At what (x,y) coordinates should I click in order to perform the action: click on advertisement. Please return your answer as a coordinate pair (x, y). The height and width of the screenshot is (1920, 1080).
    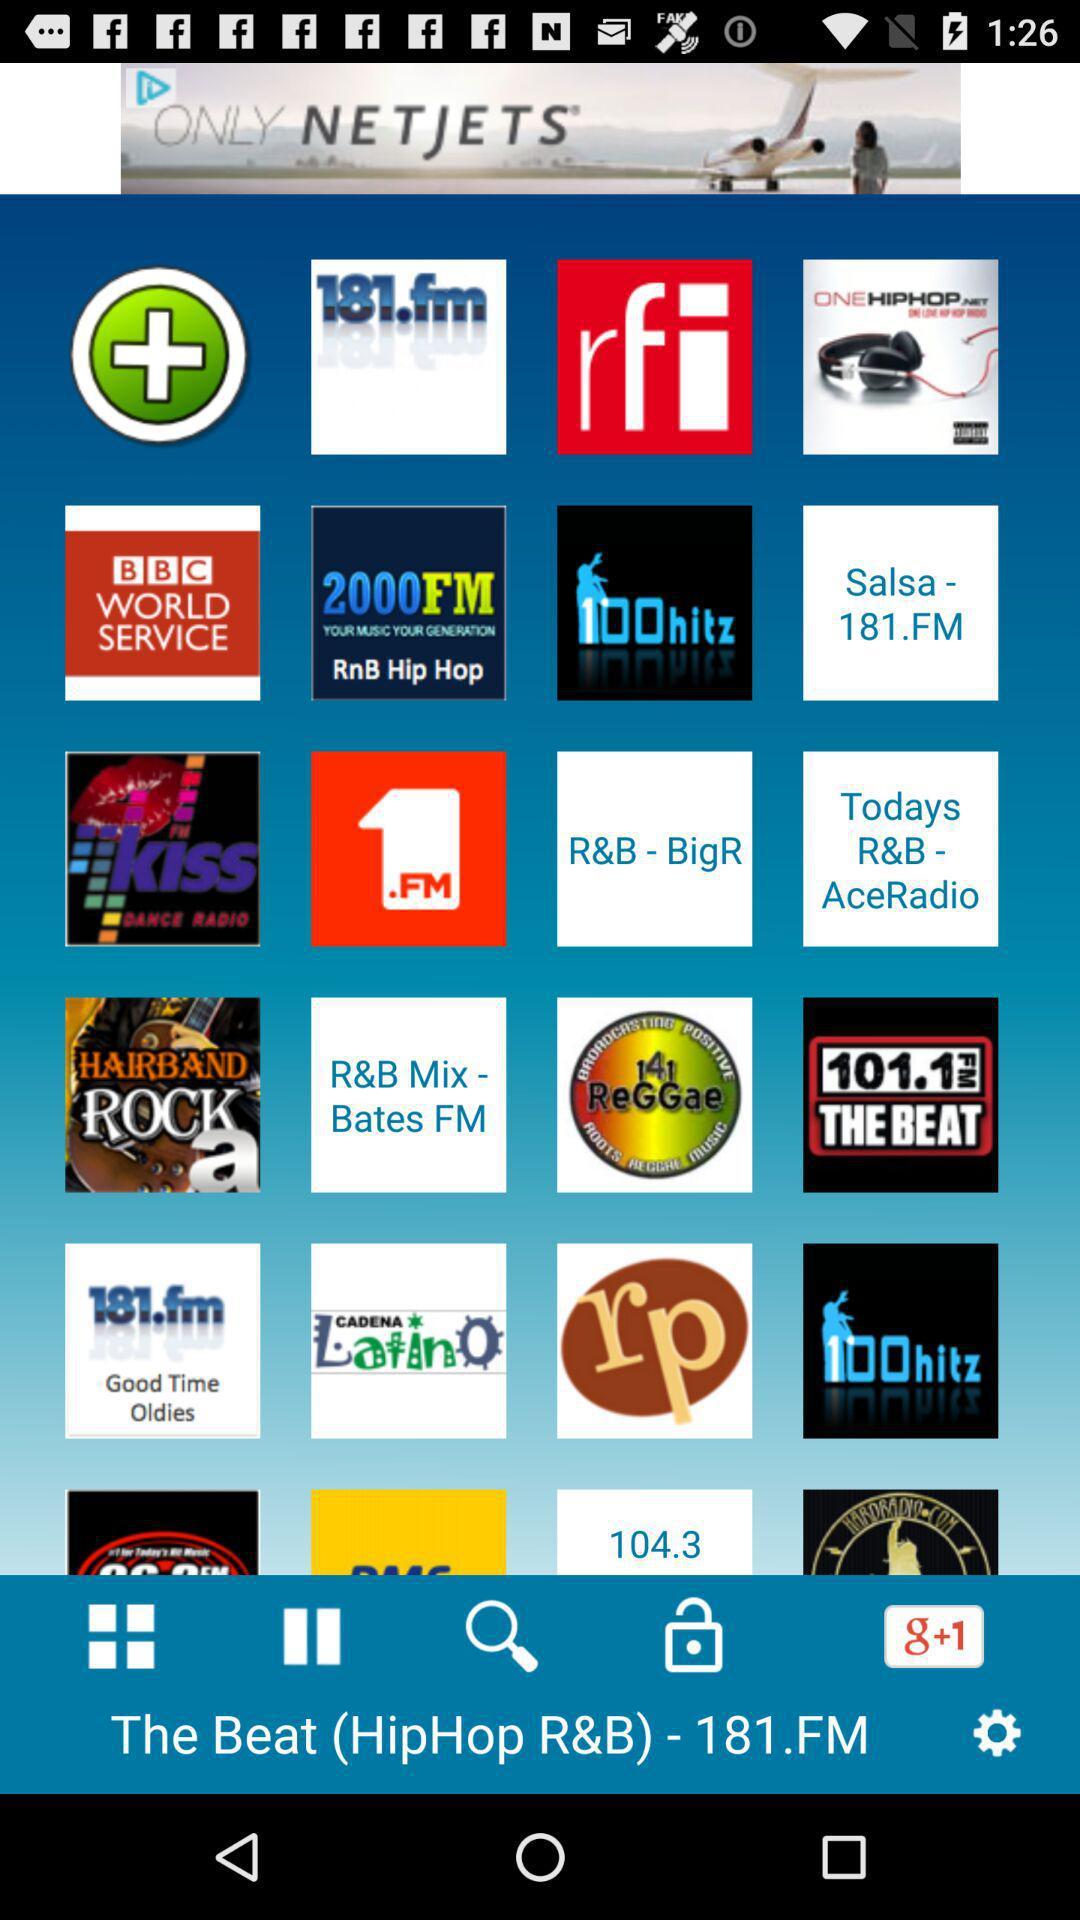
    Looking at the image, I should click on (540, 127).